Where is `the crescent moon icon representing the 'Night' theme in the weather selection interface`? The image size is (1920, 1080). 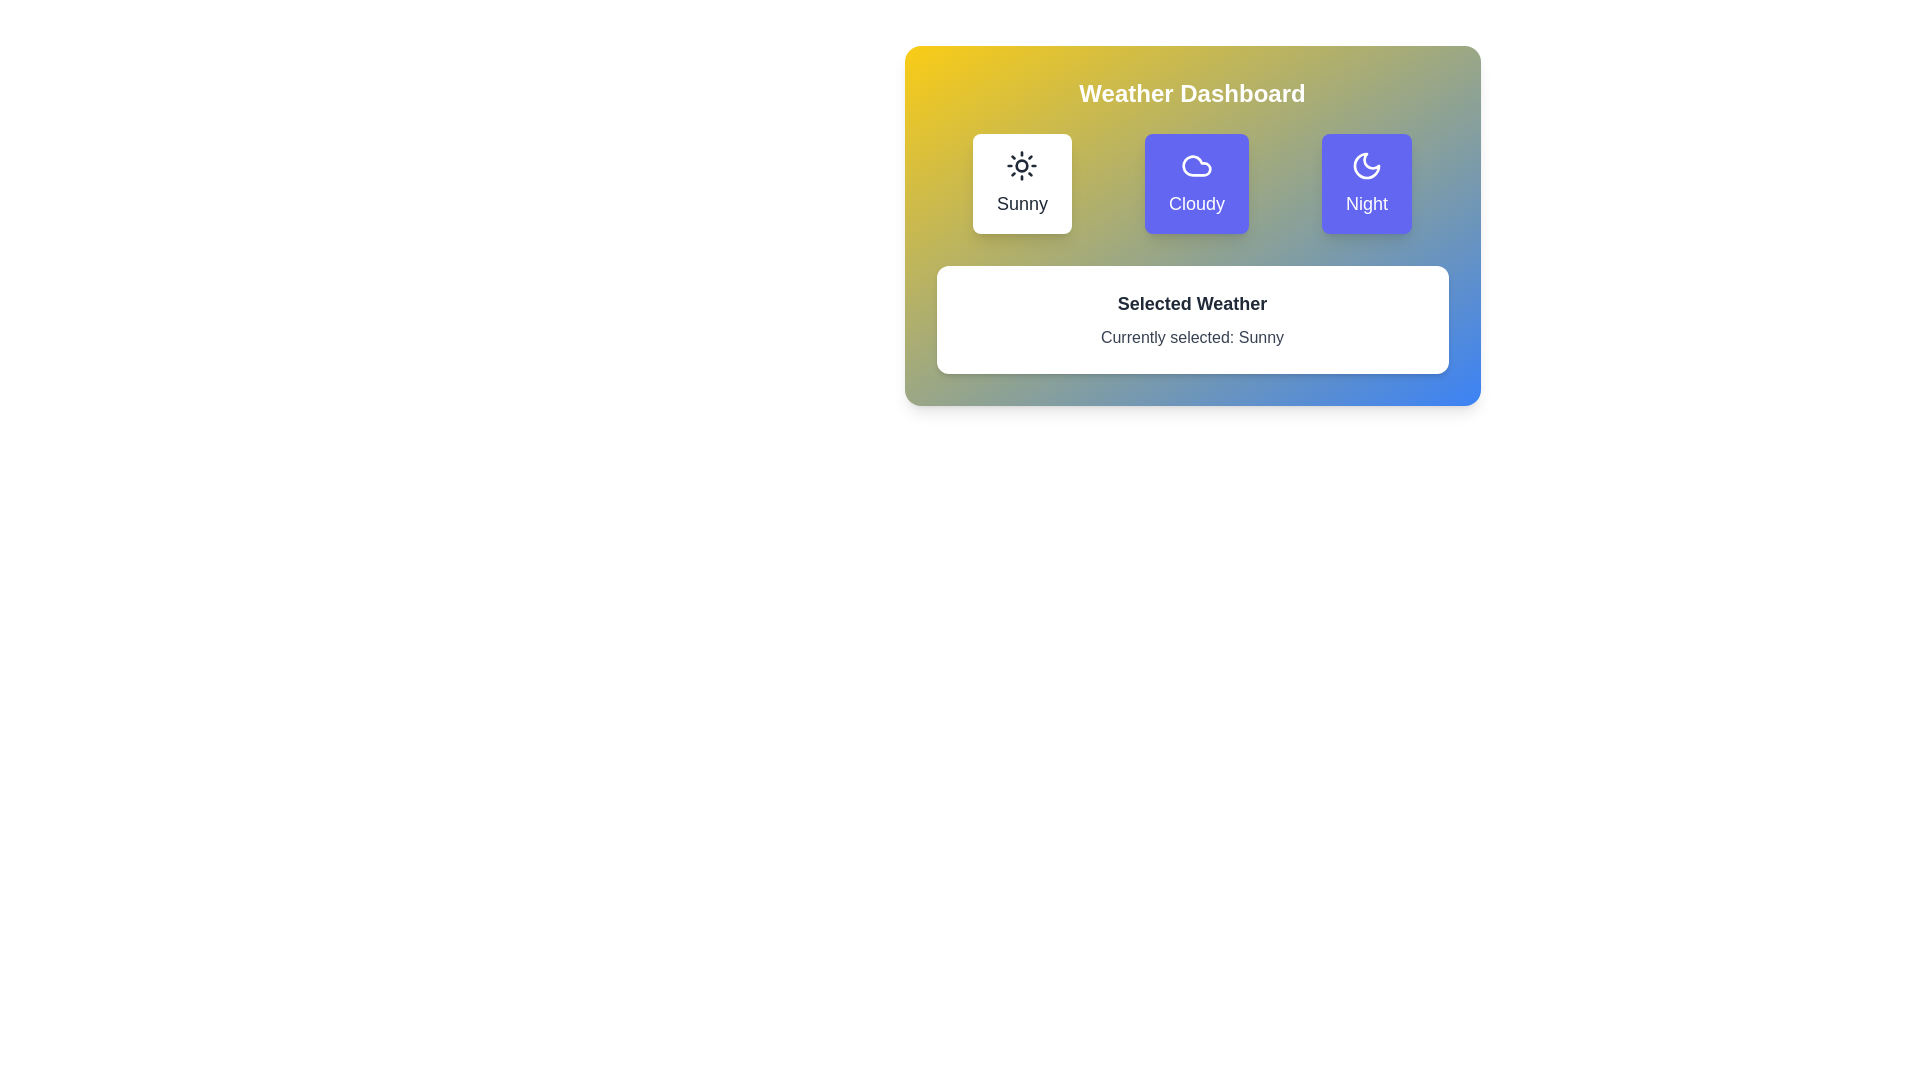 the crescent moon icon representing the 'Night' theme in the weather selection interface is located at coordinates (1366, 164).